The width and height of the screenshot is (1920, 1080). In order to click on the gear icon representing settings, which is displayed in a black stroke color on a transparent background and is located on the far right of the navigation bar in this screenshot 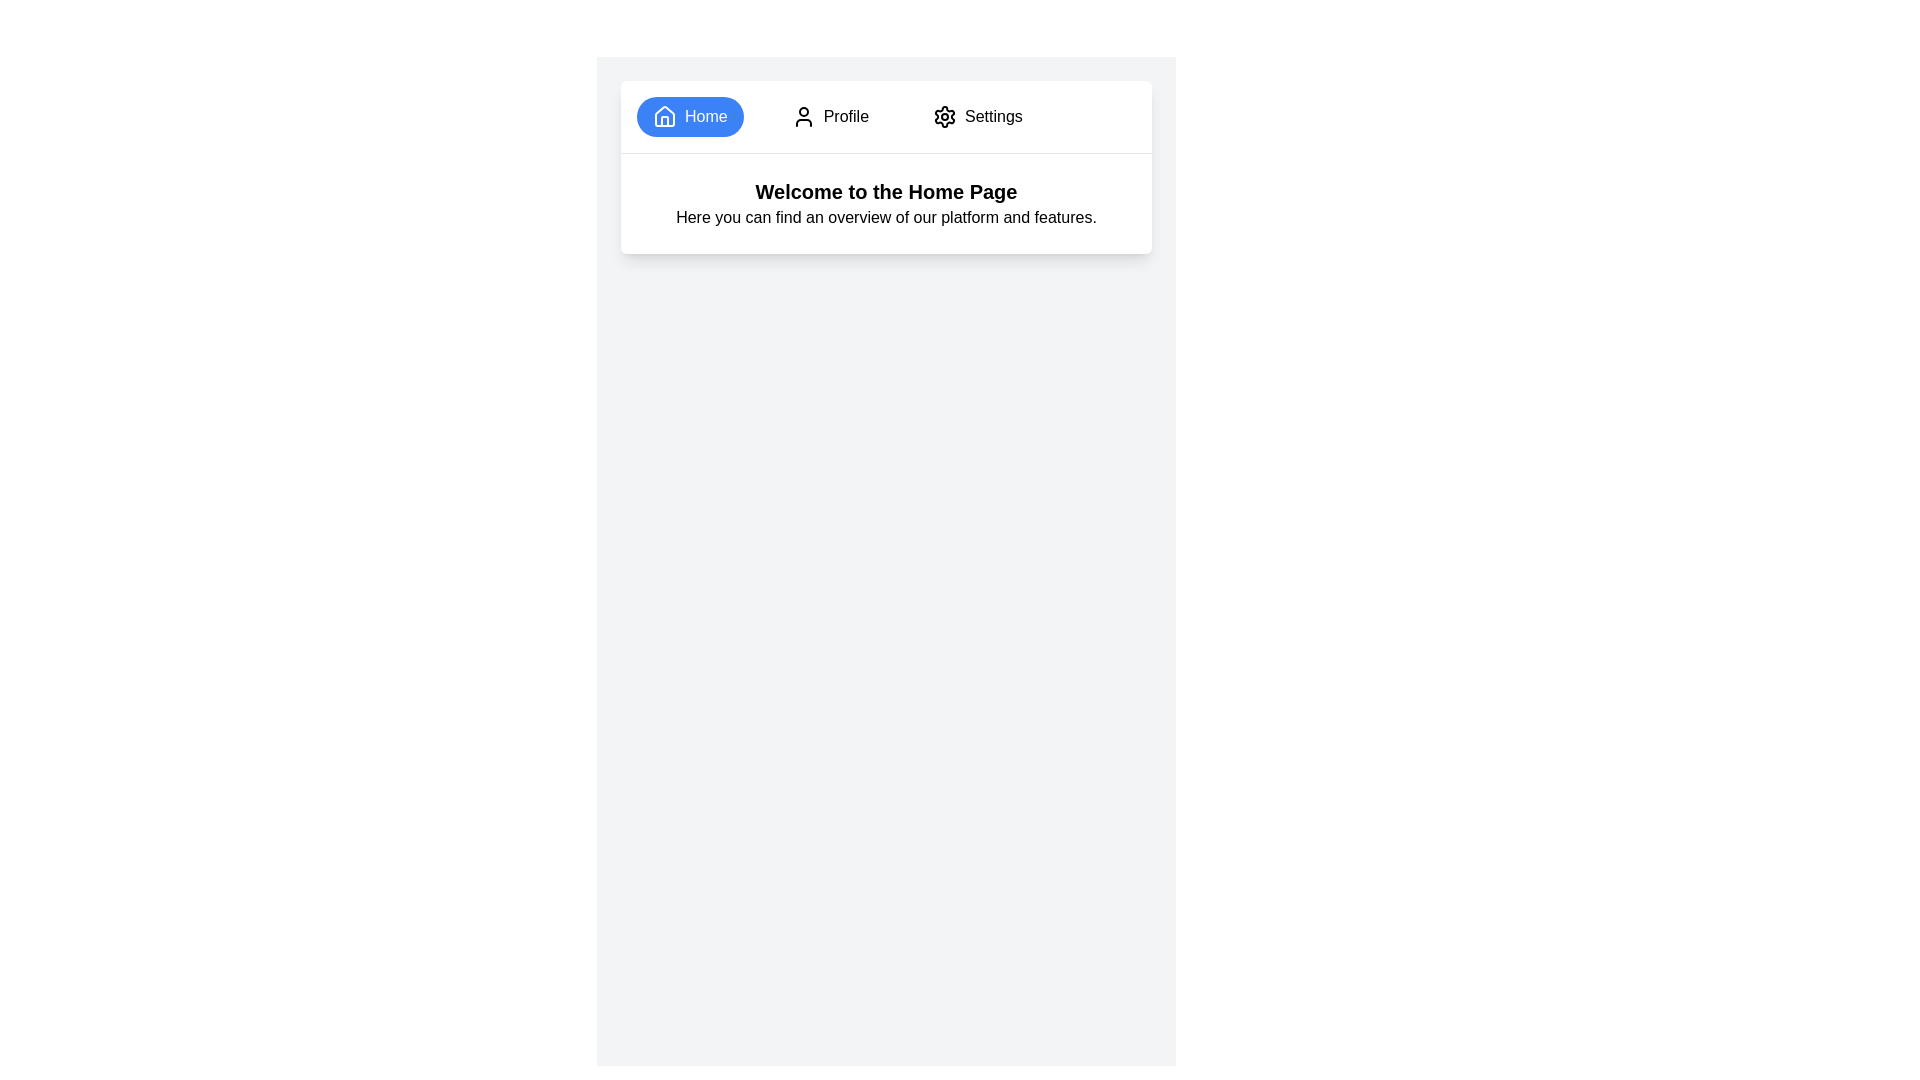, I will do `click(944, 116)`.